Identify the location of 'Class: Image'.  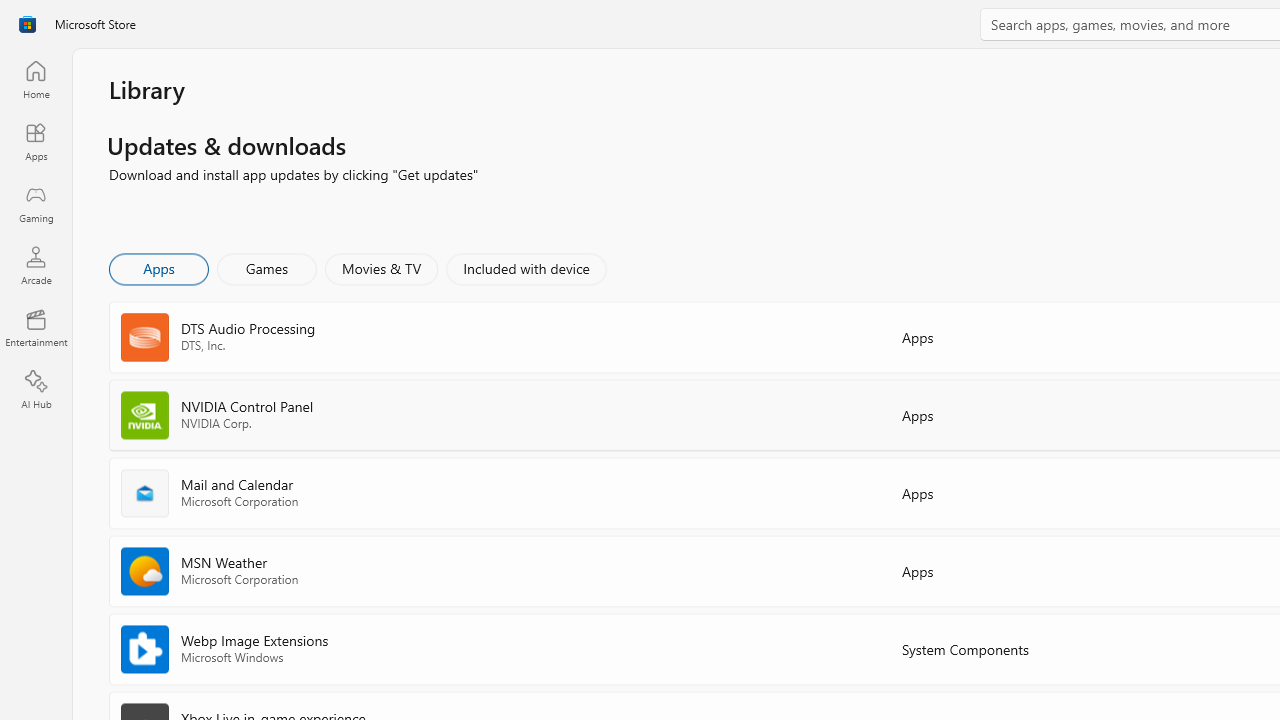
(27, 24).